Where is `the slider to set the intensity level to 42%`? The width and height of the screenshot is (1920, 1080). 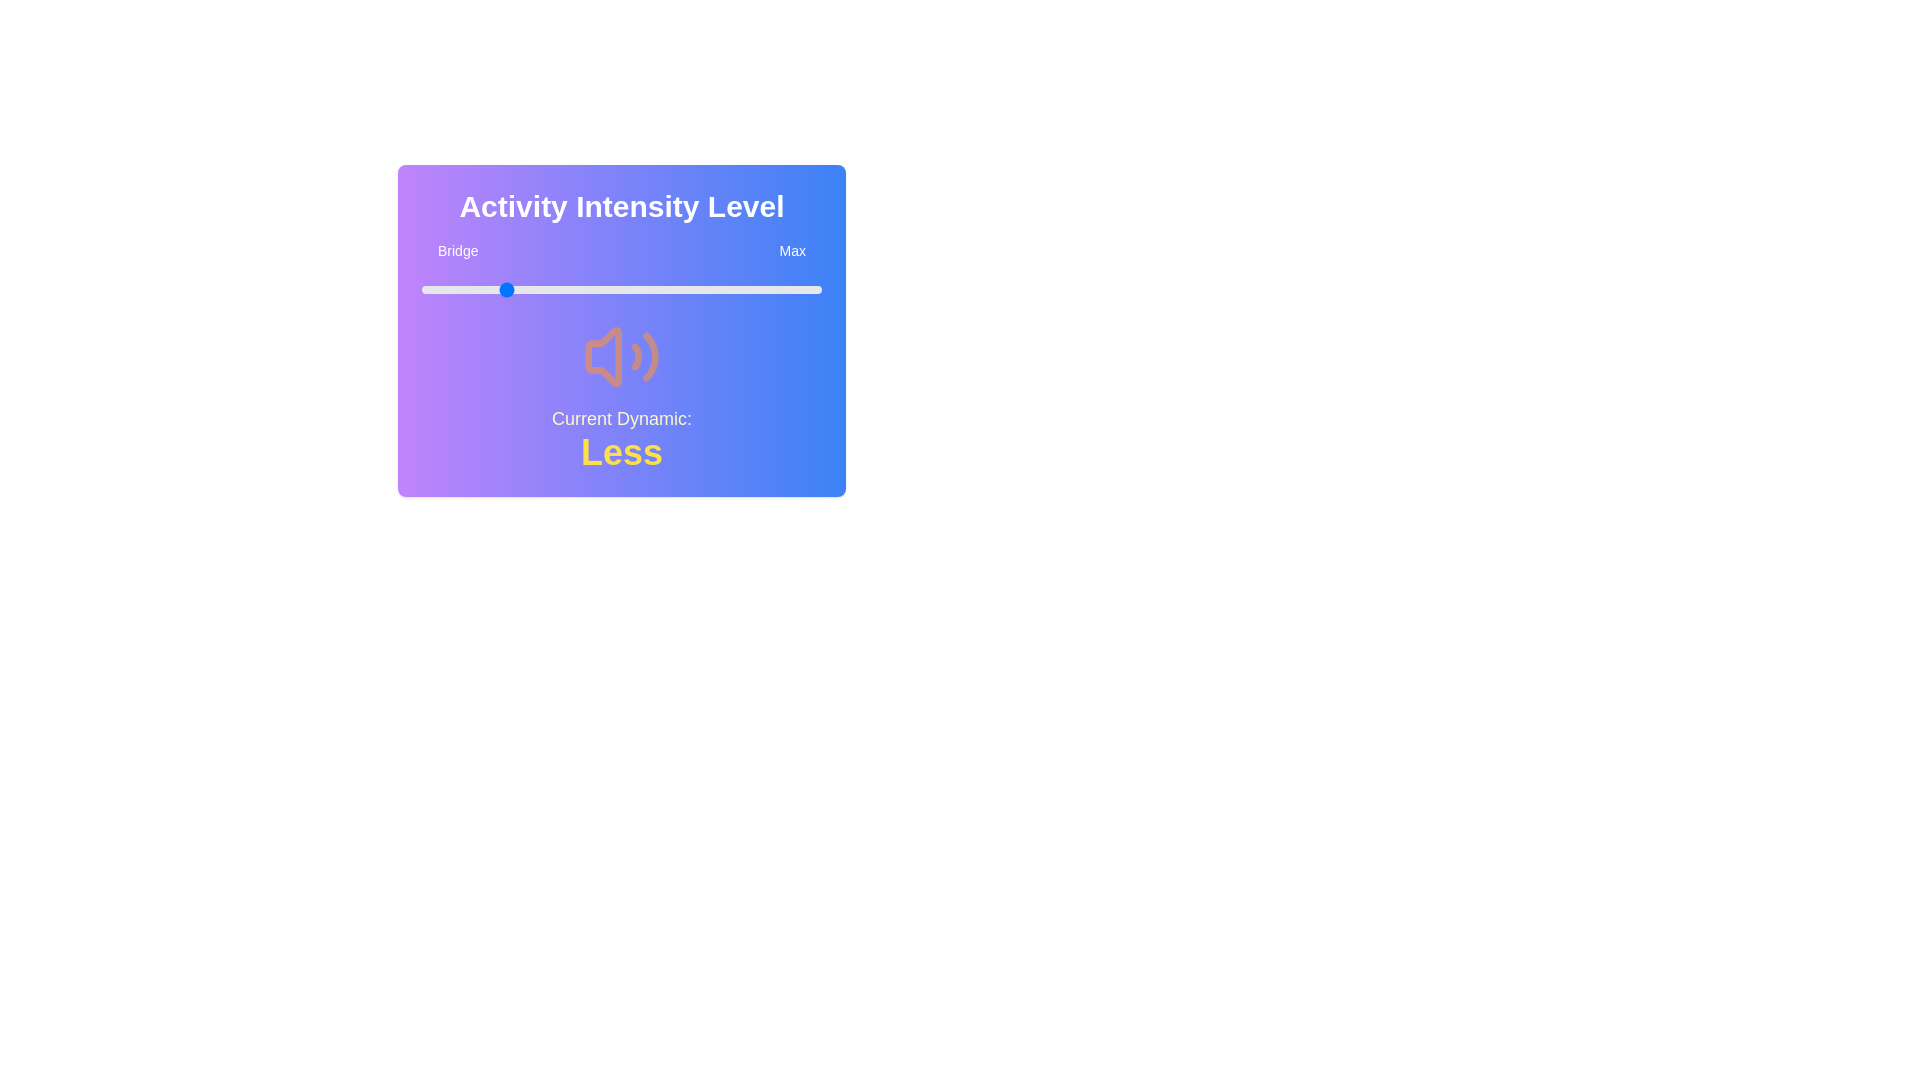 the slider to set the intensity level to 42% is located at coordinates (589, 289).